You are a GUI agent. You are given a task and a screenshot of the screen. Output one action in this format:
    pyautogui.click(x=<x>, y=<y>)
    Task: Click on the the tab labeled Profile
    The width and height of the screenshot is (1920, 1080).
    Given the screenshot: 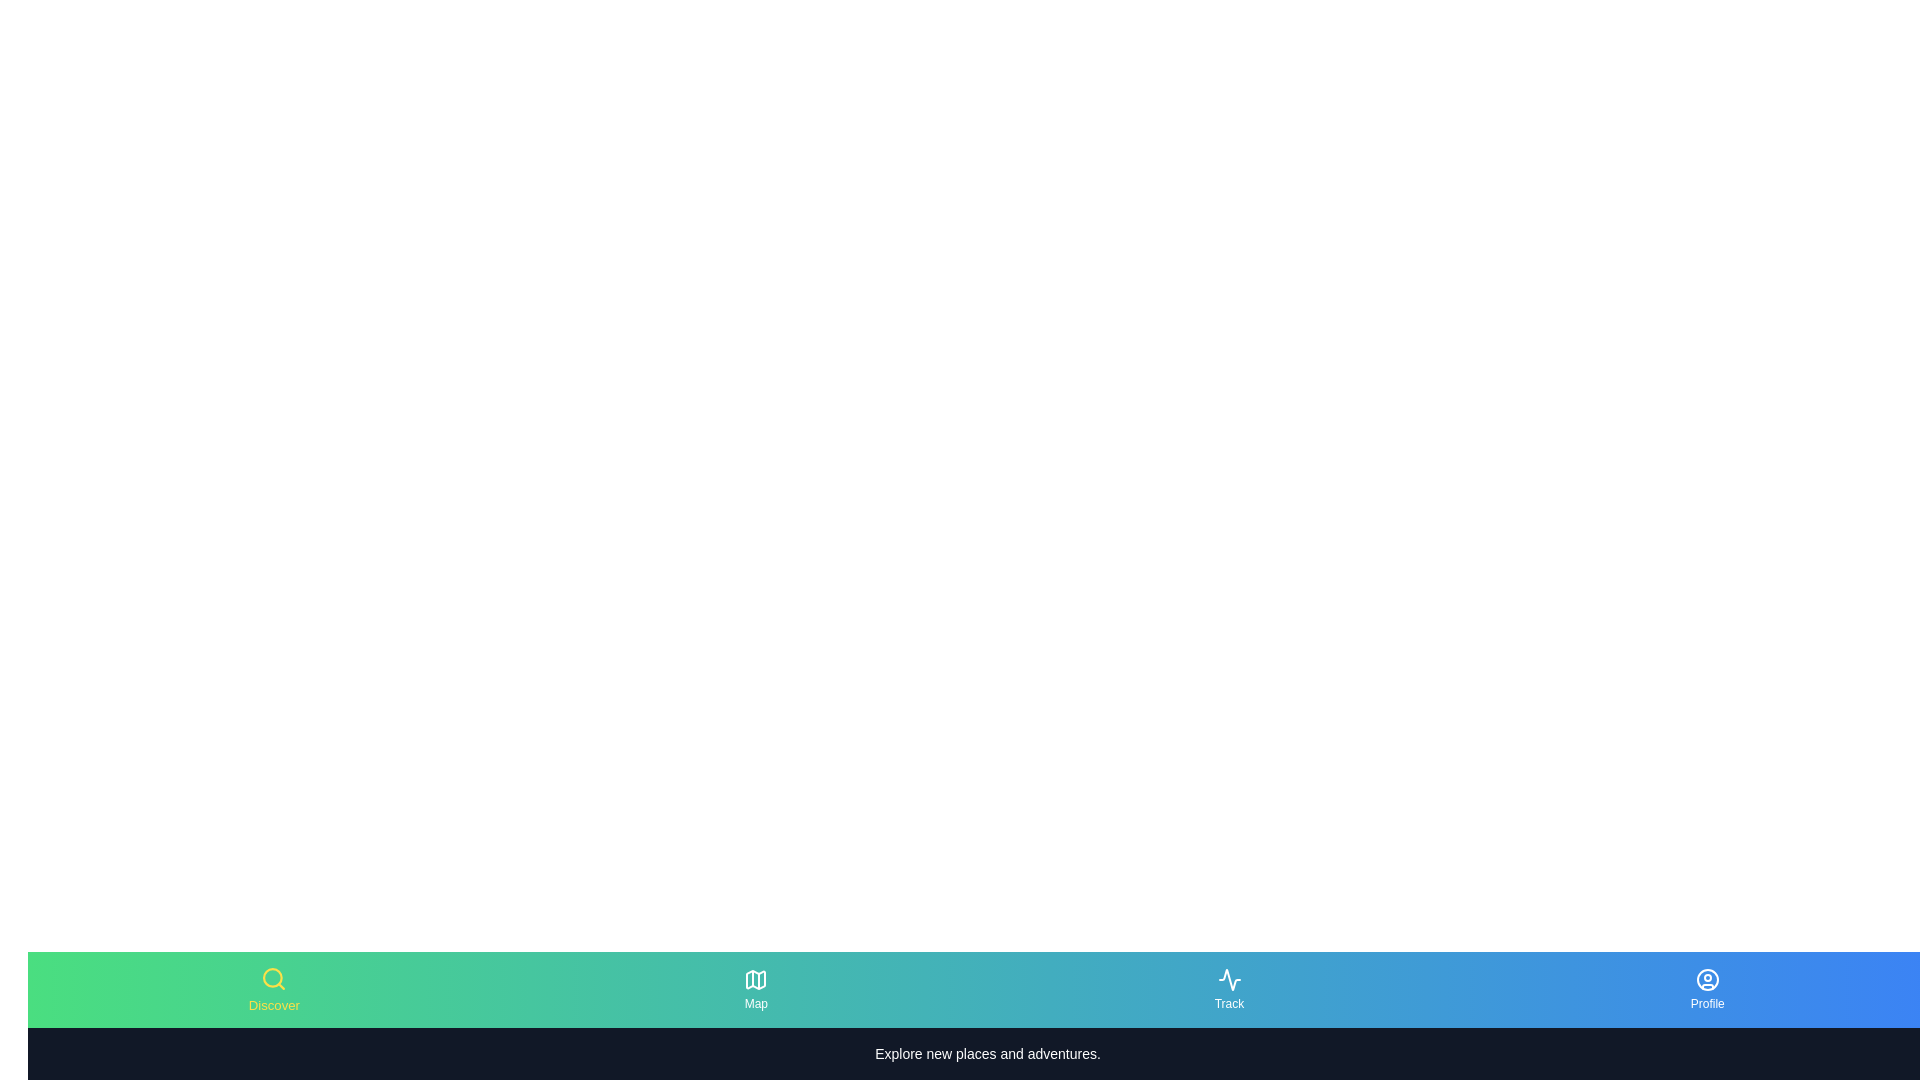 What is the action you would take?
    pyautogui.click(x=1706, y=990)
    